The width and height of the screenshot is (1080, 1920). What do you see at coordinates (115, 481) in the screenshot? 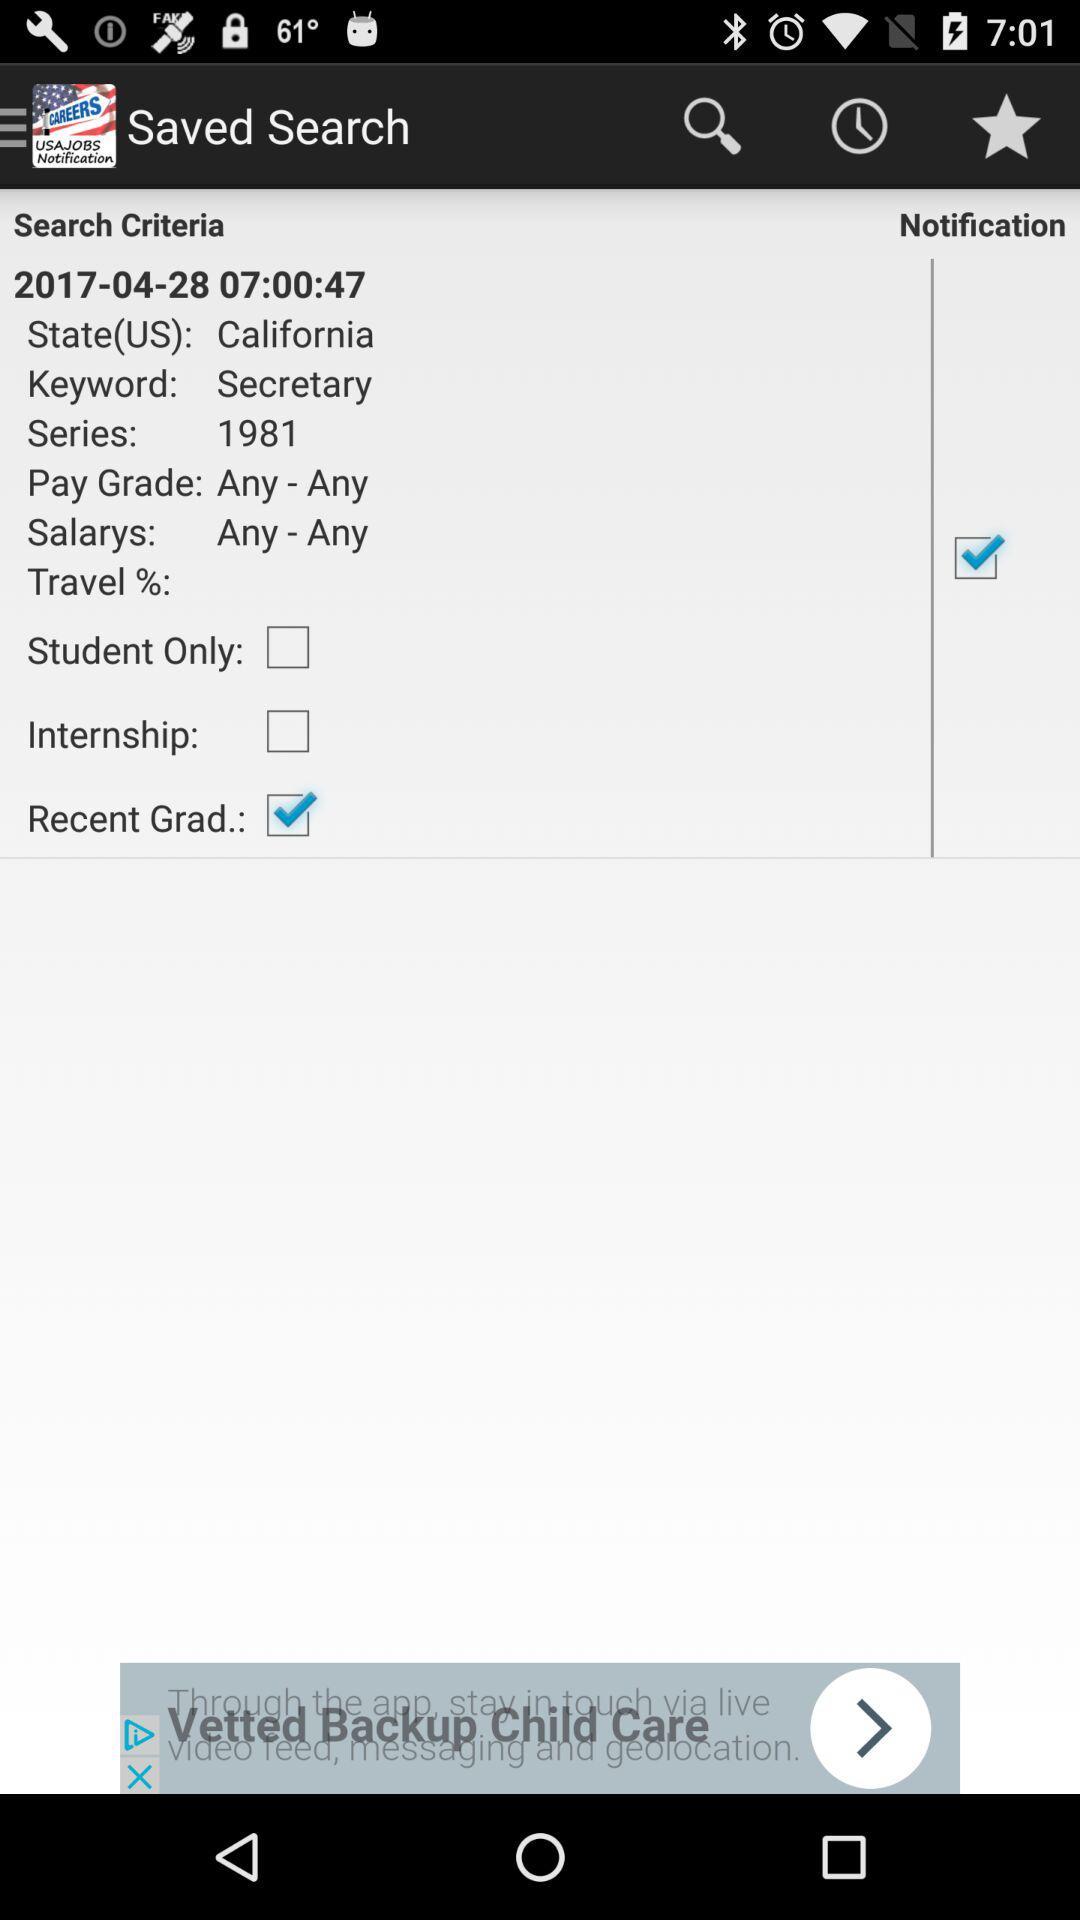
I see `pay grade: item` at bounding box center [115, 481].